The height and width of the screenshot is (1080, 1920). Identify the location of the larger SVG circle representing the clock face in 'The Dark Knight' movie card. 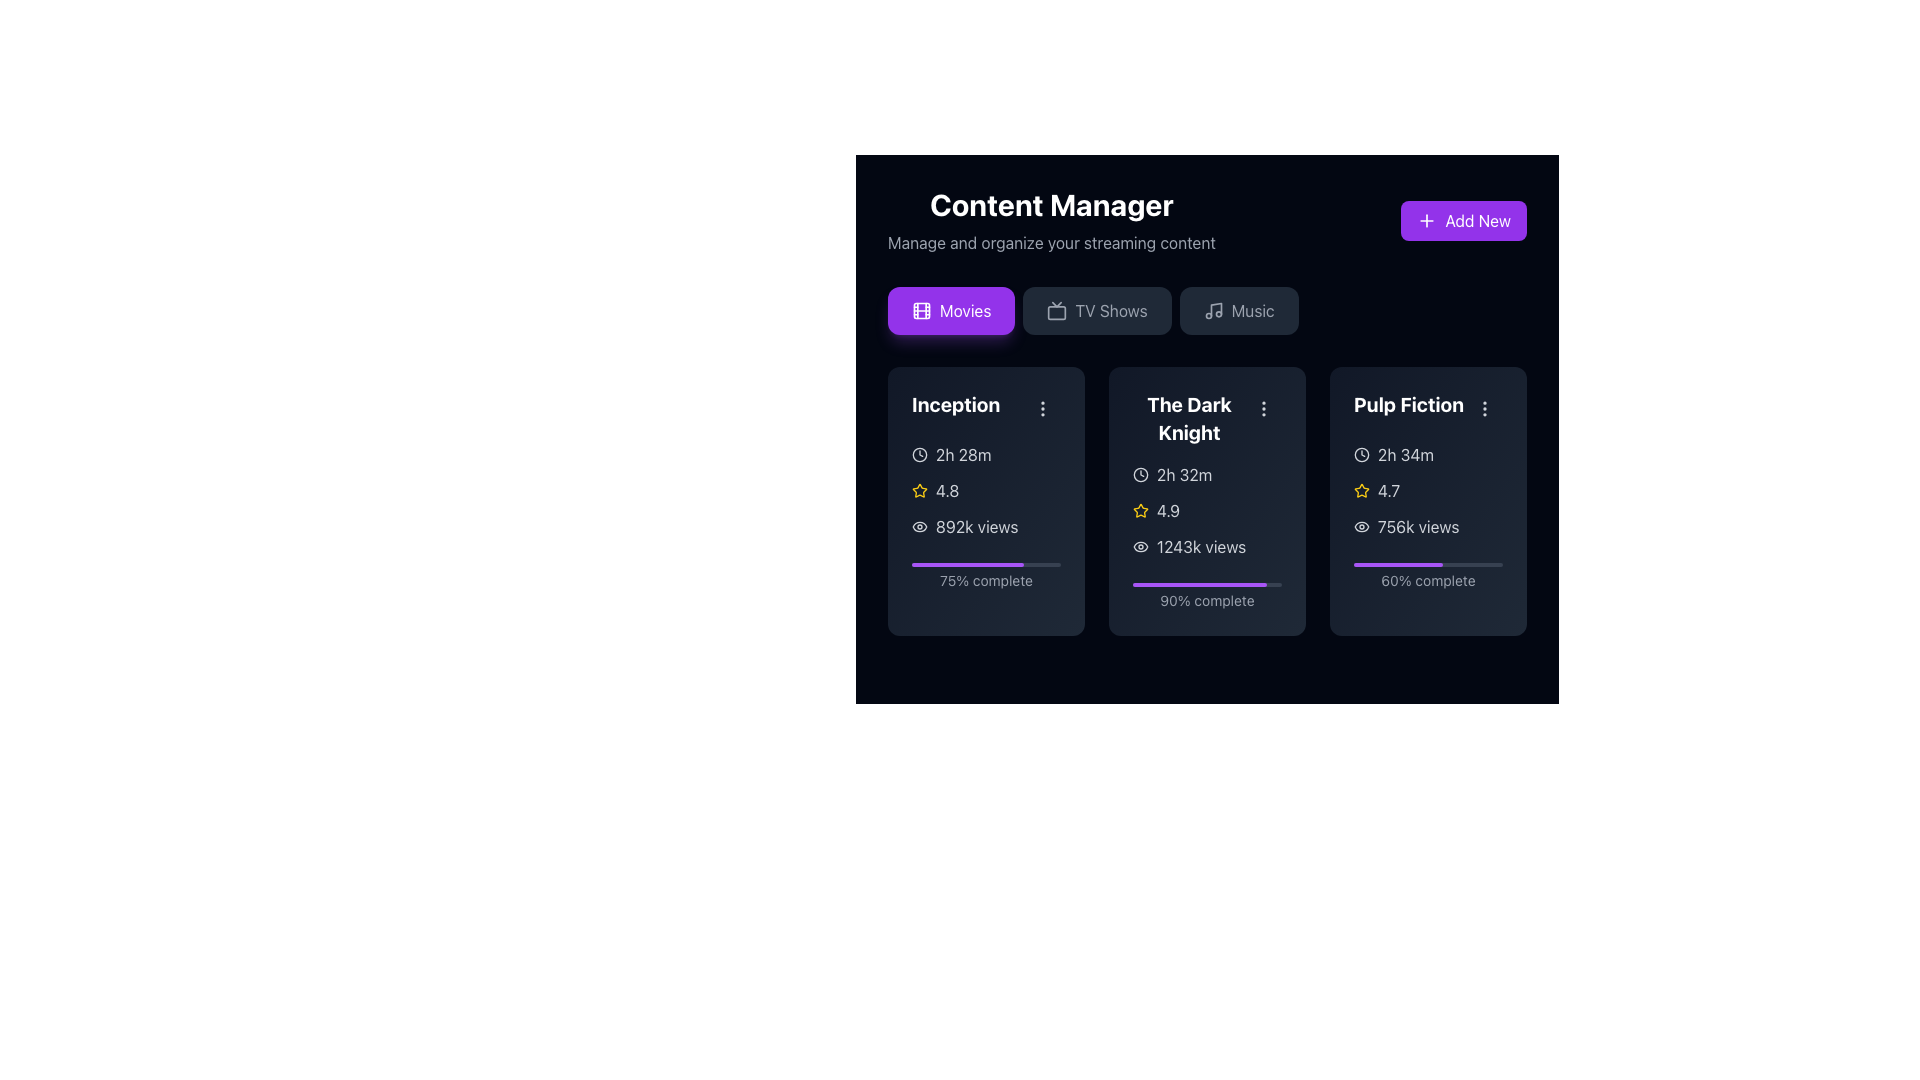
(1141, 474).